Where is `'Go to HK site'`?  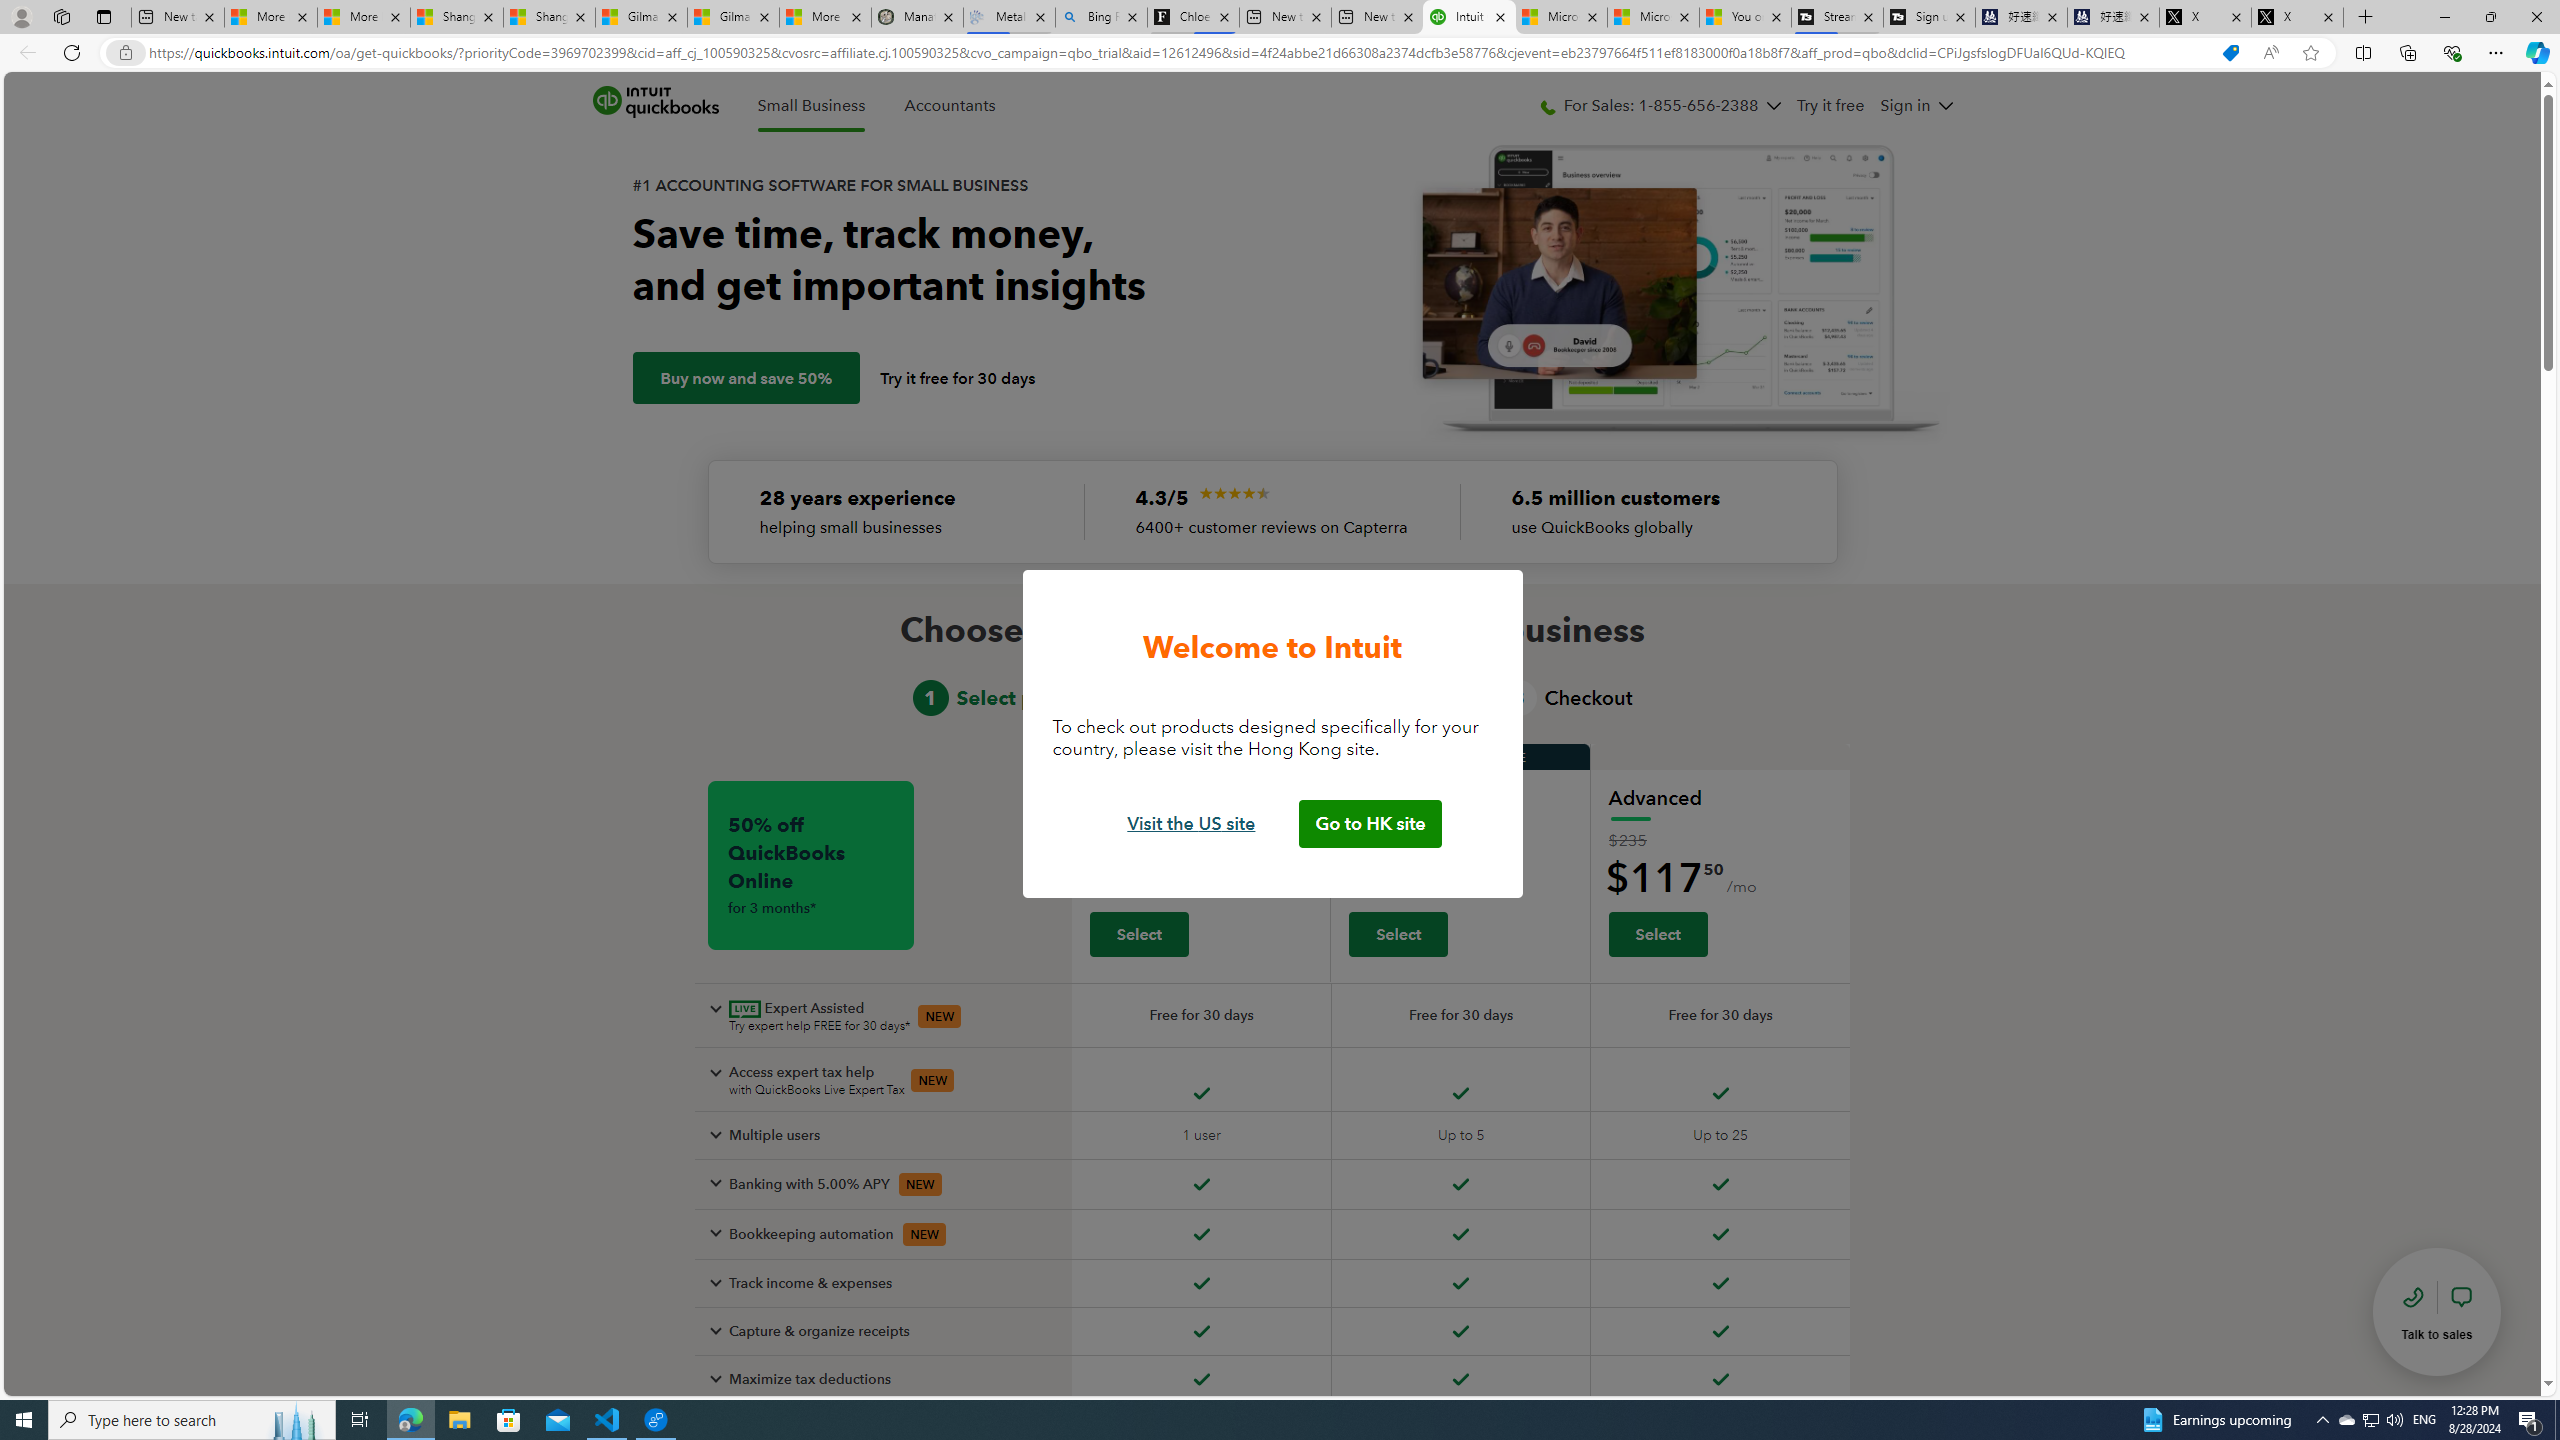 'Go to HK site' is located at coordinates (1369, 823).